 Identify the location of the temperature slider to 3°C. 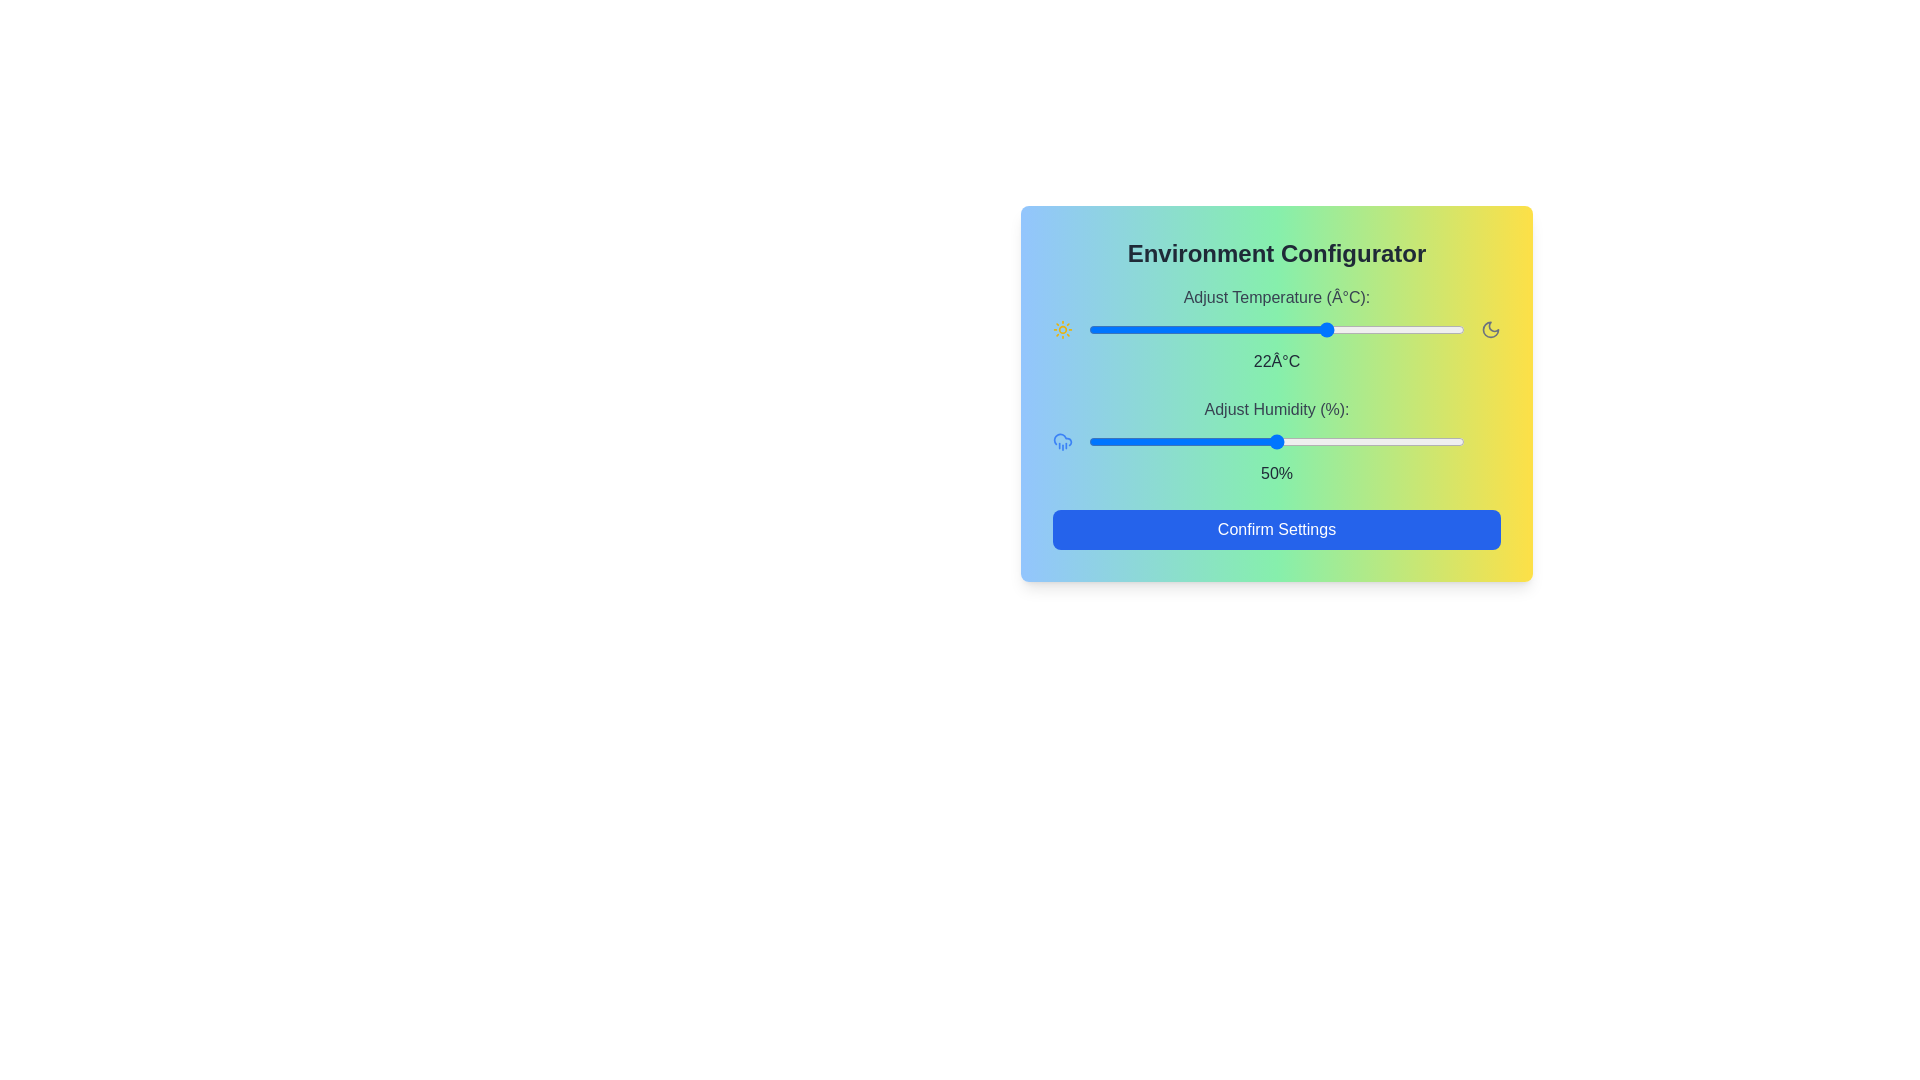
(1186, 329).